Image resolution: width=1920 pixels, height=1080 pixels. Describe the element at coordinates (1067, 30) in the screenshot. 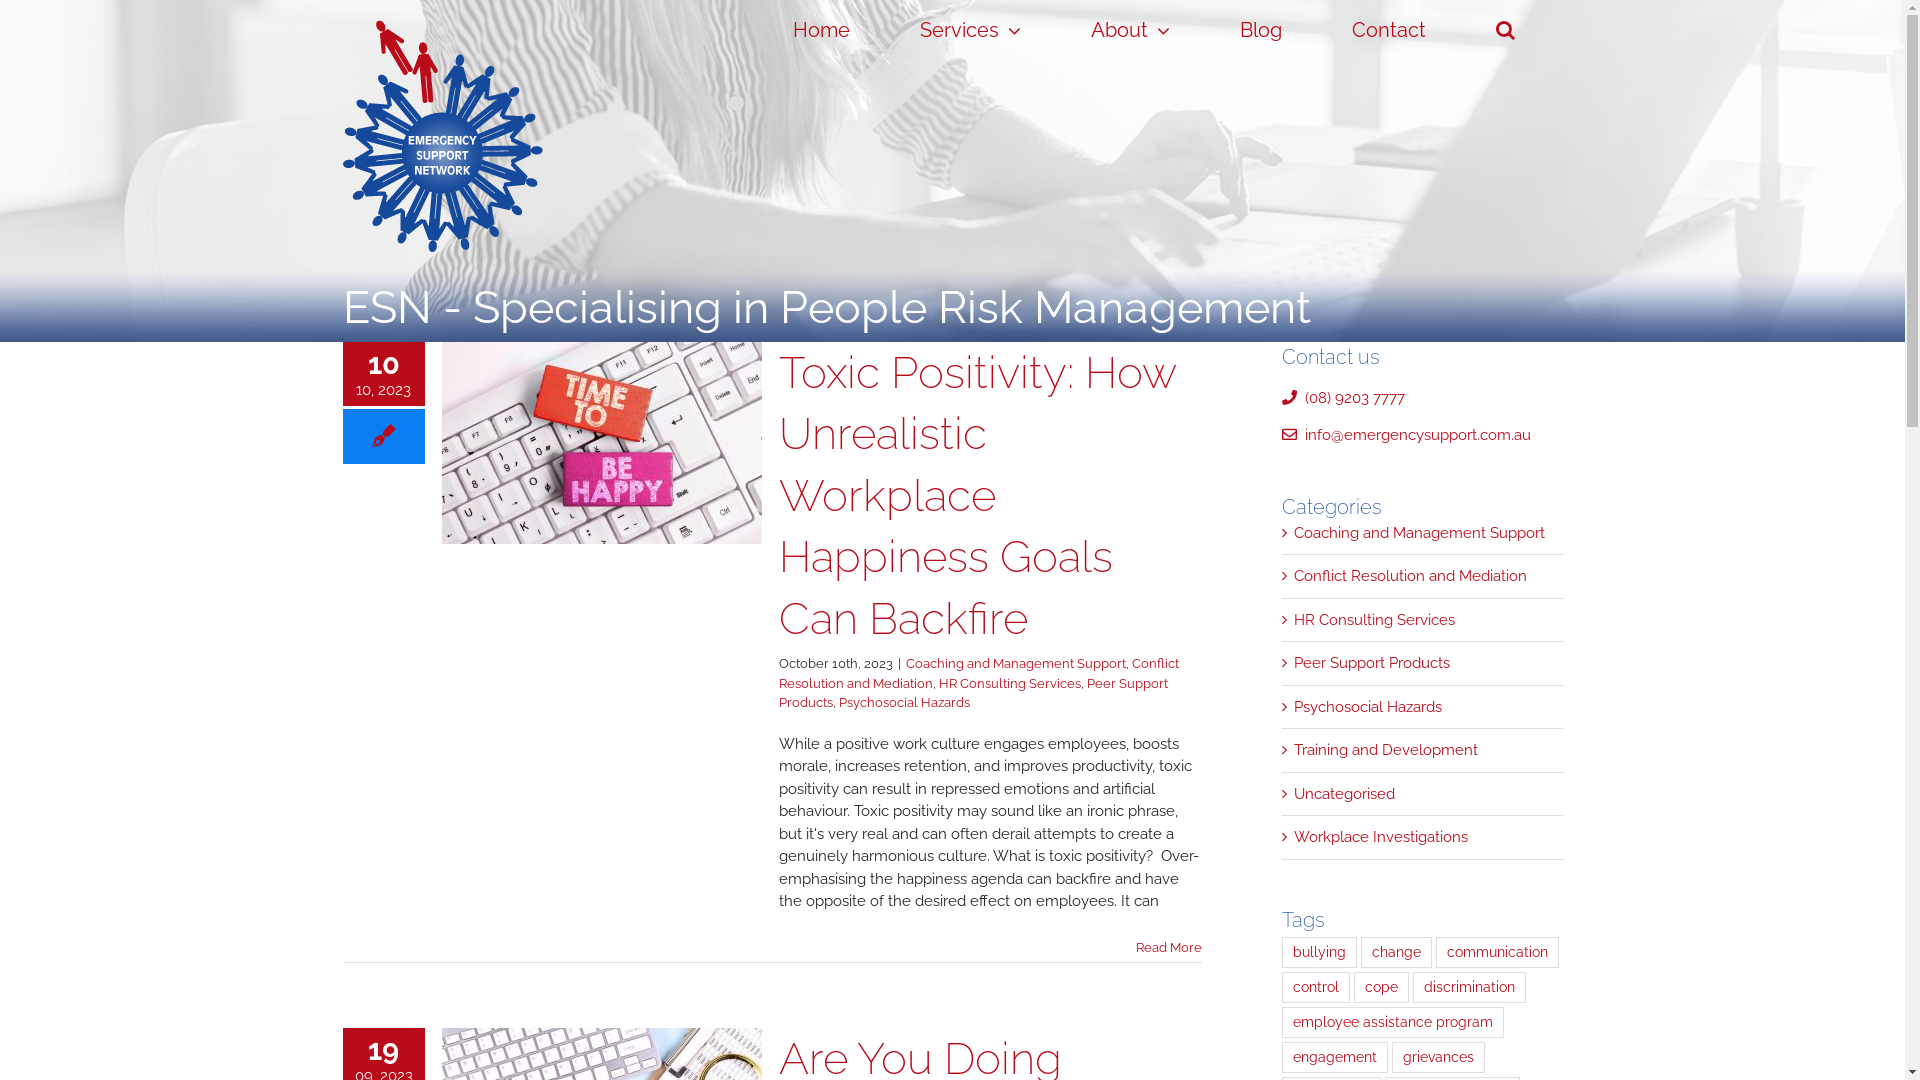

I see `'About'` at that location.